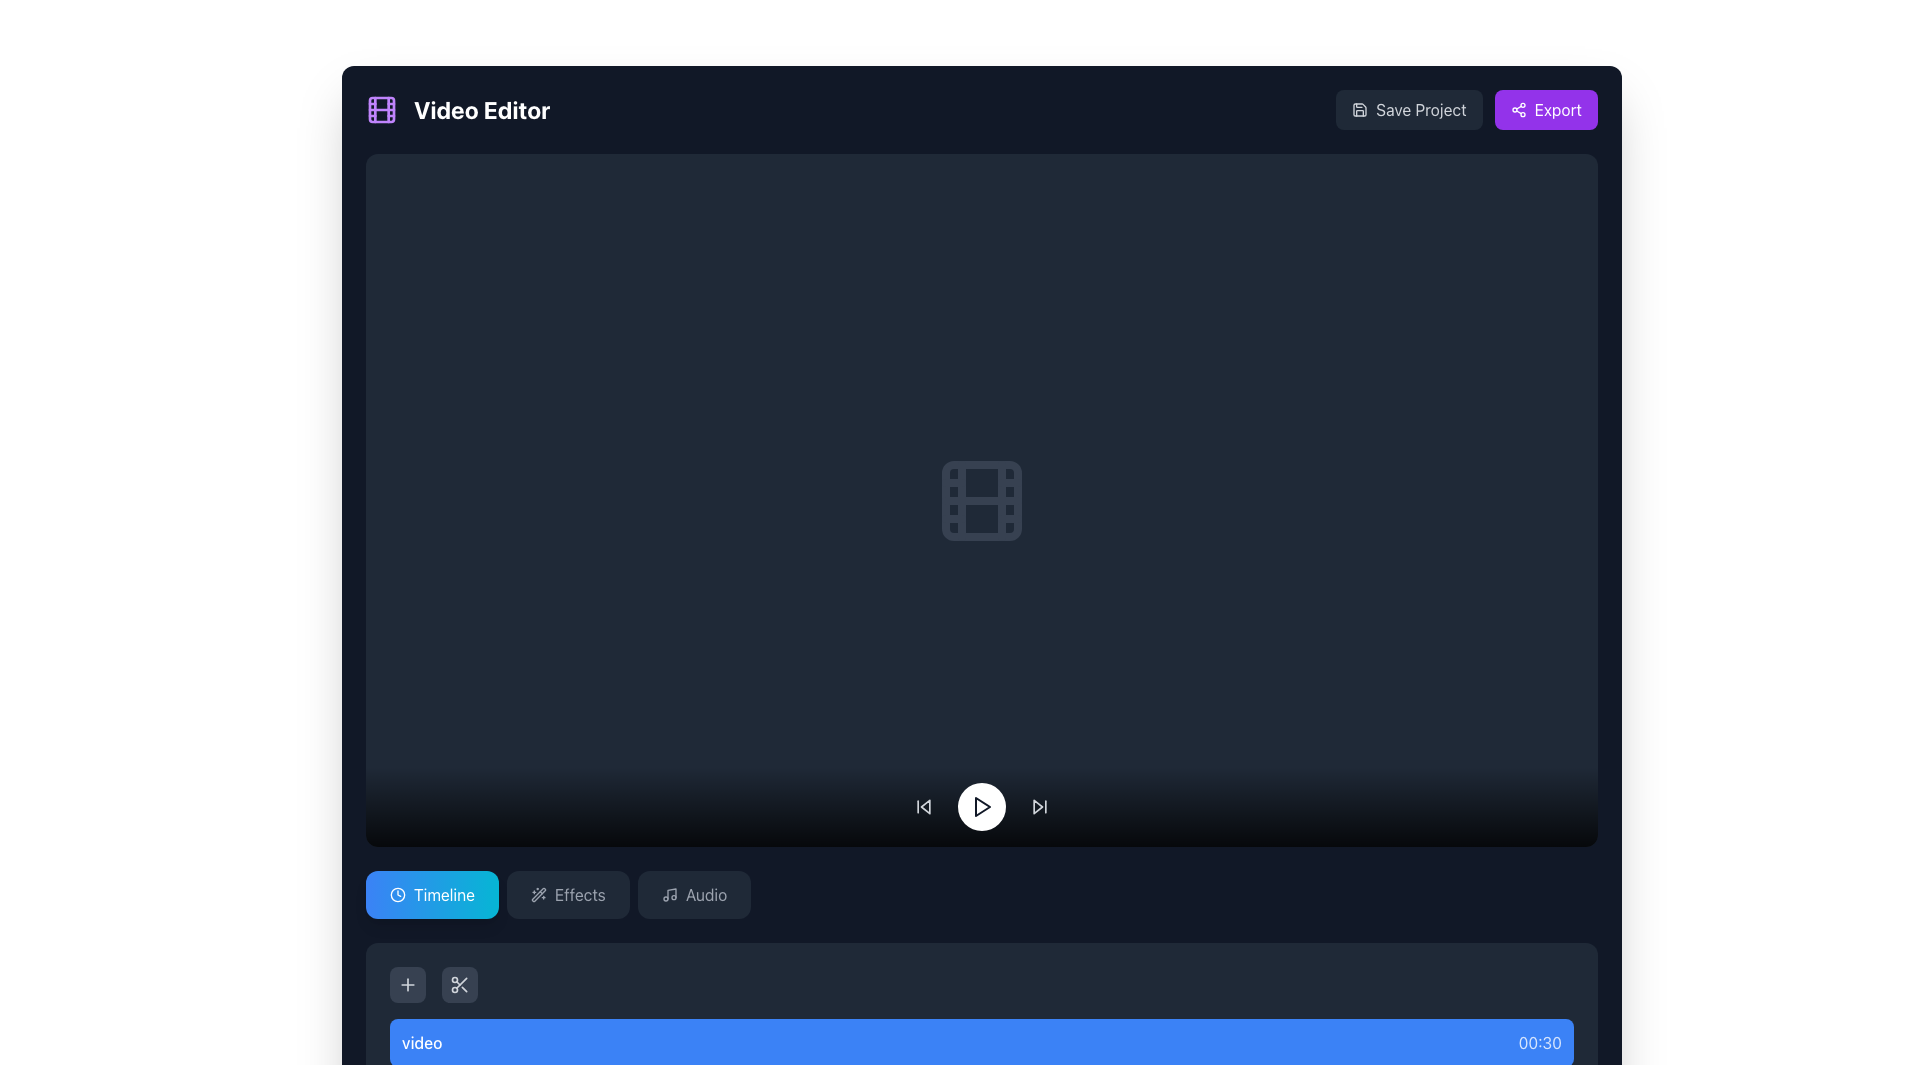 Image resolution: width=1920 pixels, height=1080 pixels. I want to click on the rectangular subcomponent of the film roll icon, which is a non-interactive decorative element, located at the center of the user interface, so click(982, 499).